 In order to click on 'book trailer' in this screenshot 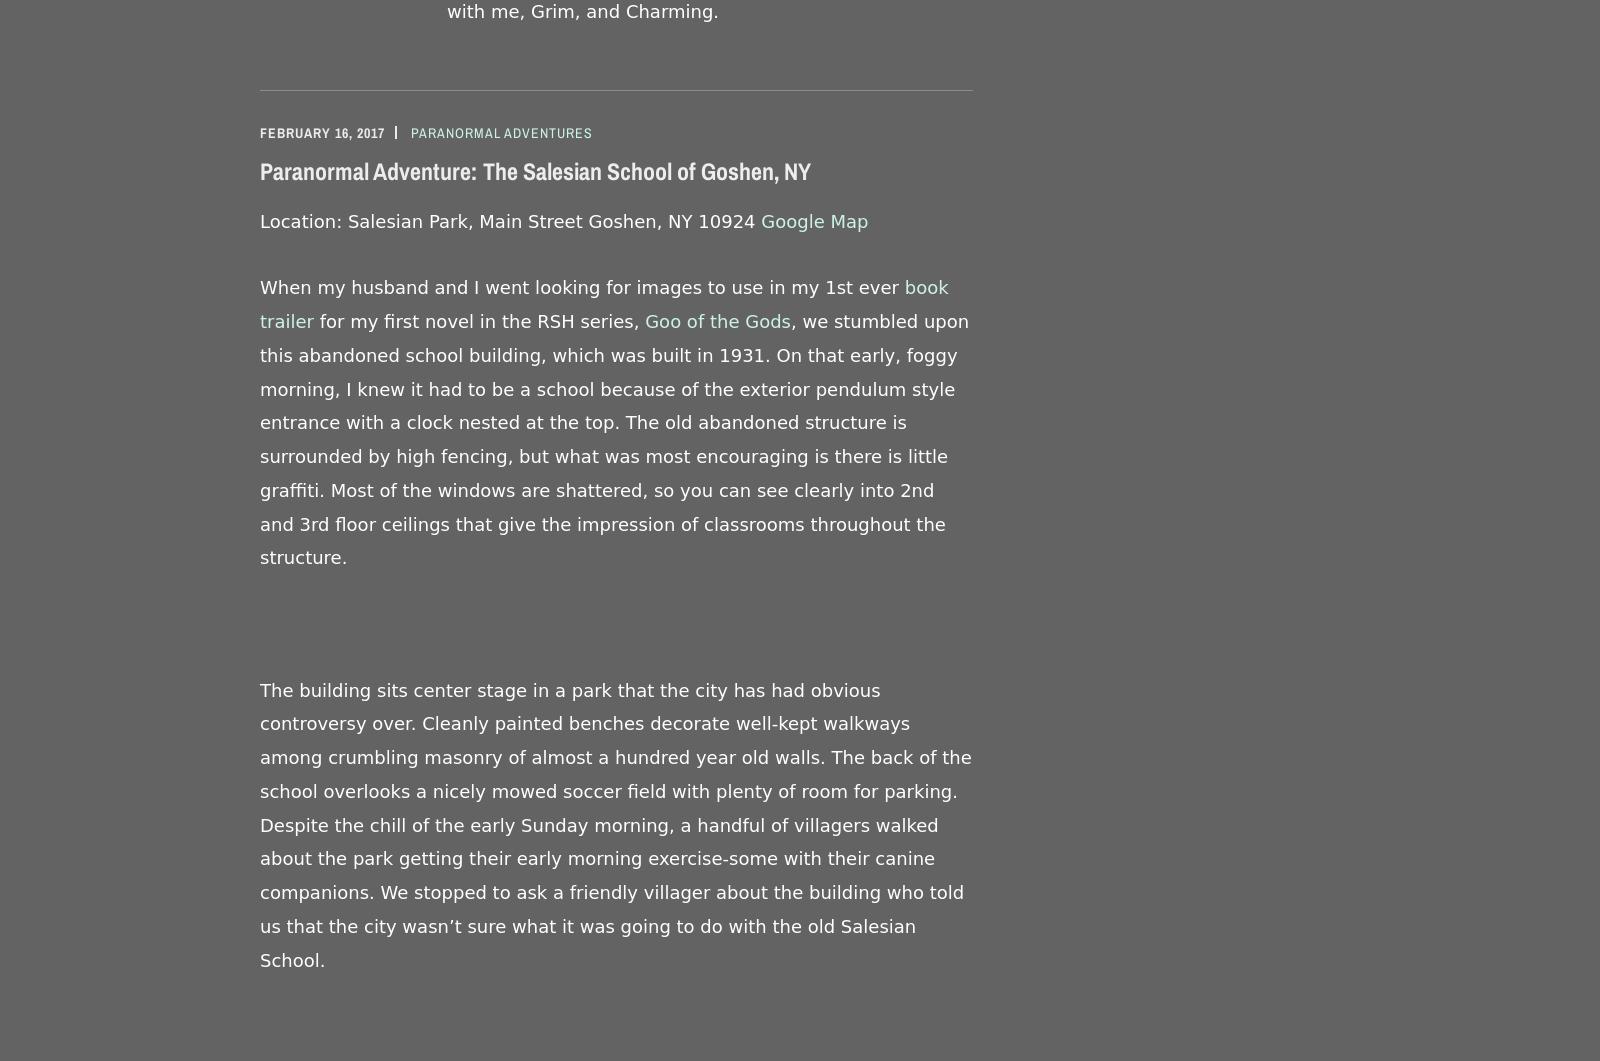, I will do `click(604, 303)`.